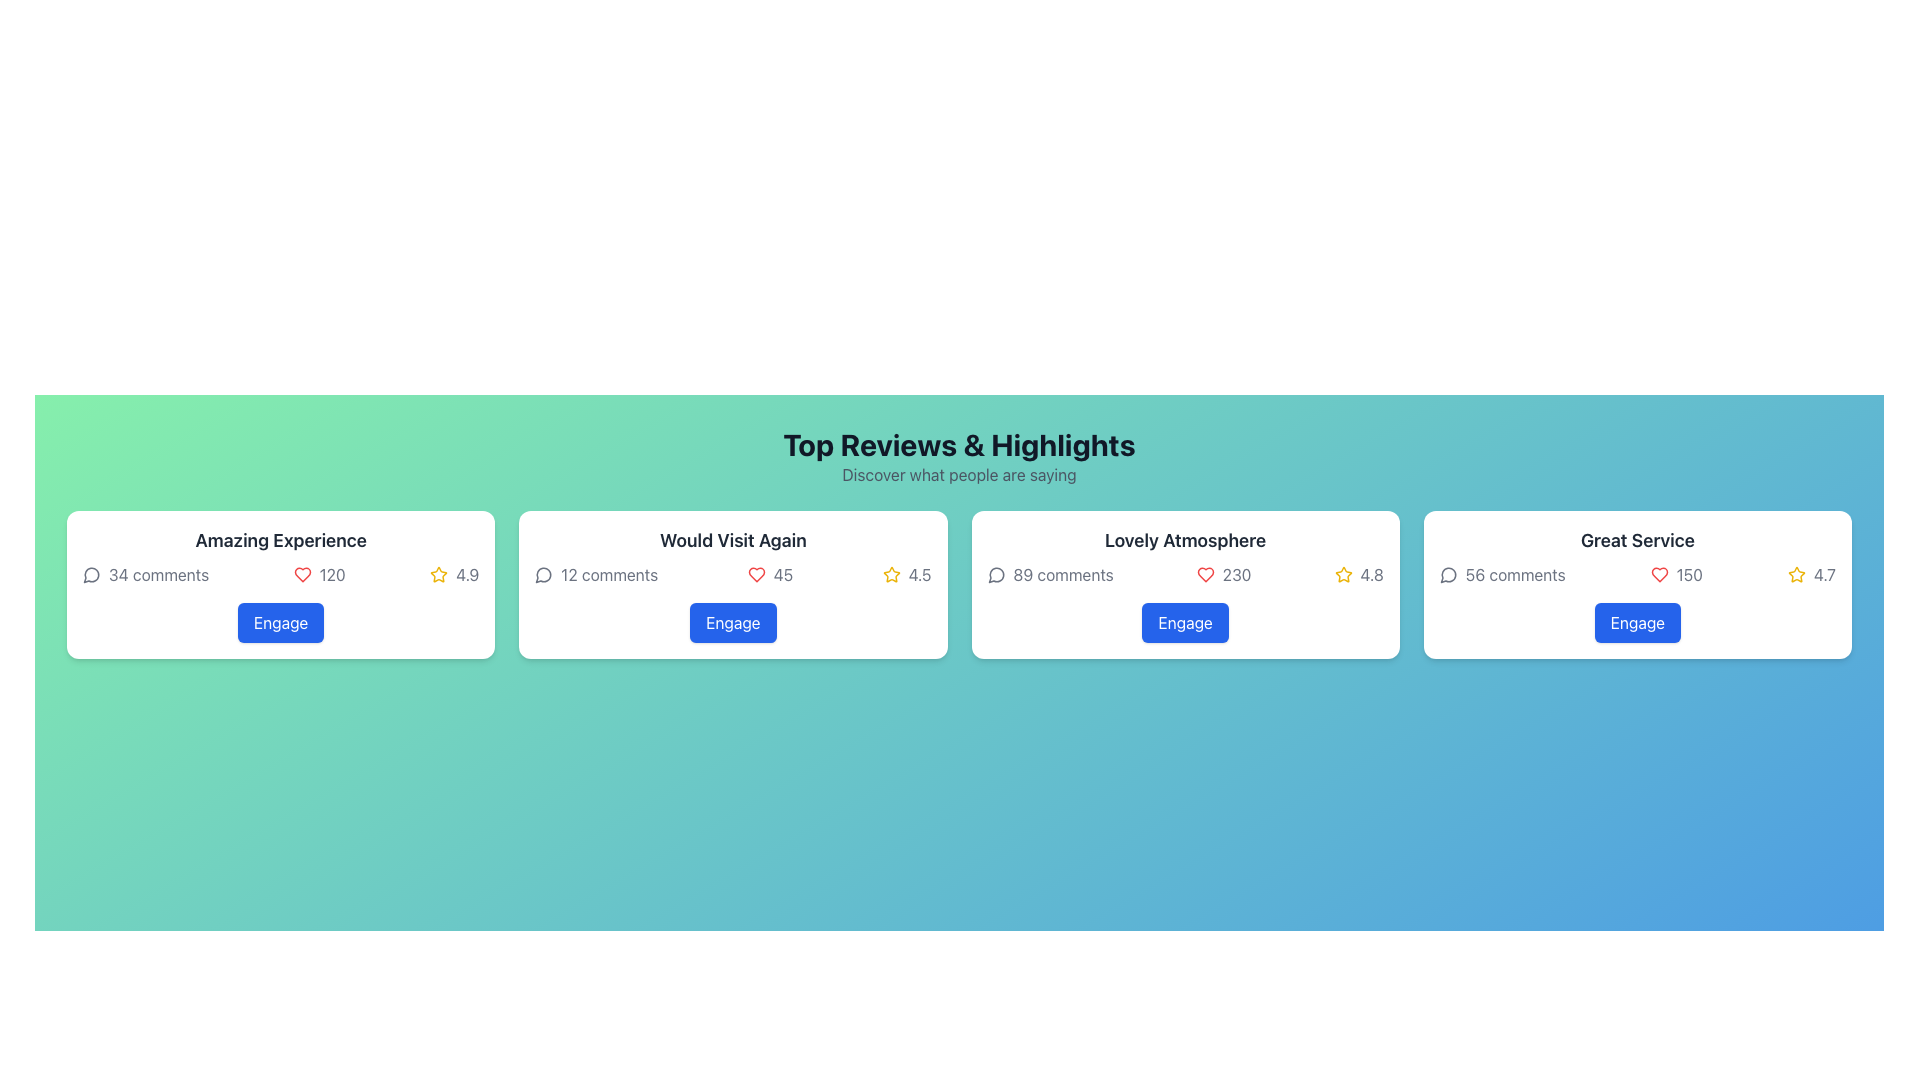  I want to click on the text element displaying '4.5' in gray font, which is located to the right of the yellow star icon in the second review card from the left, so click(919, 574).